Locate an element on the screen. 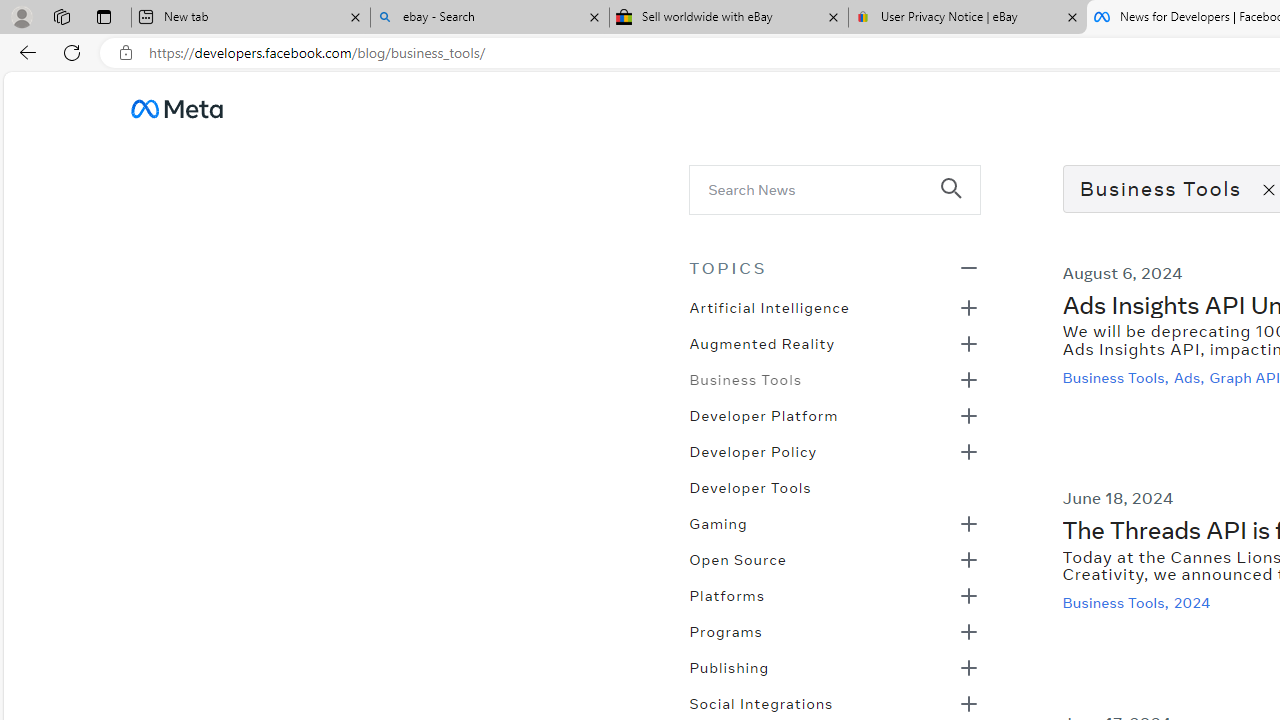 The image size is (1280, 720). 'Personal Profile' is located at coordinates (21, 16).